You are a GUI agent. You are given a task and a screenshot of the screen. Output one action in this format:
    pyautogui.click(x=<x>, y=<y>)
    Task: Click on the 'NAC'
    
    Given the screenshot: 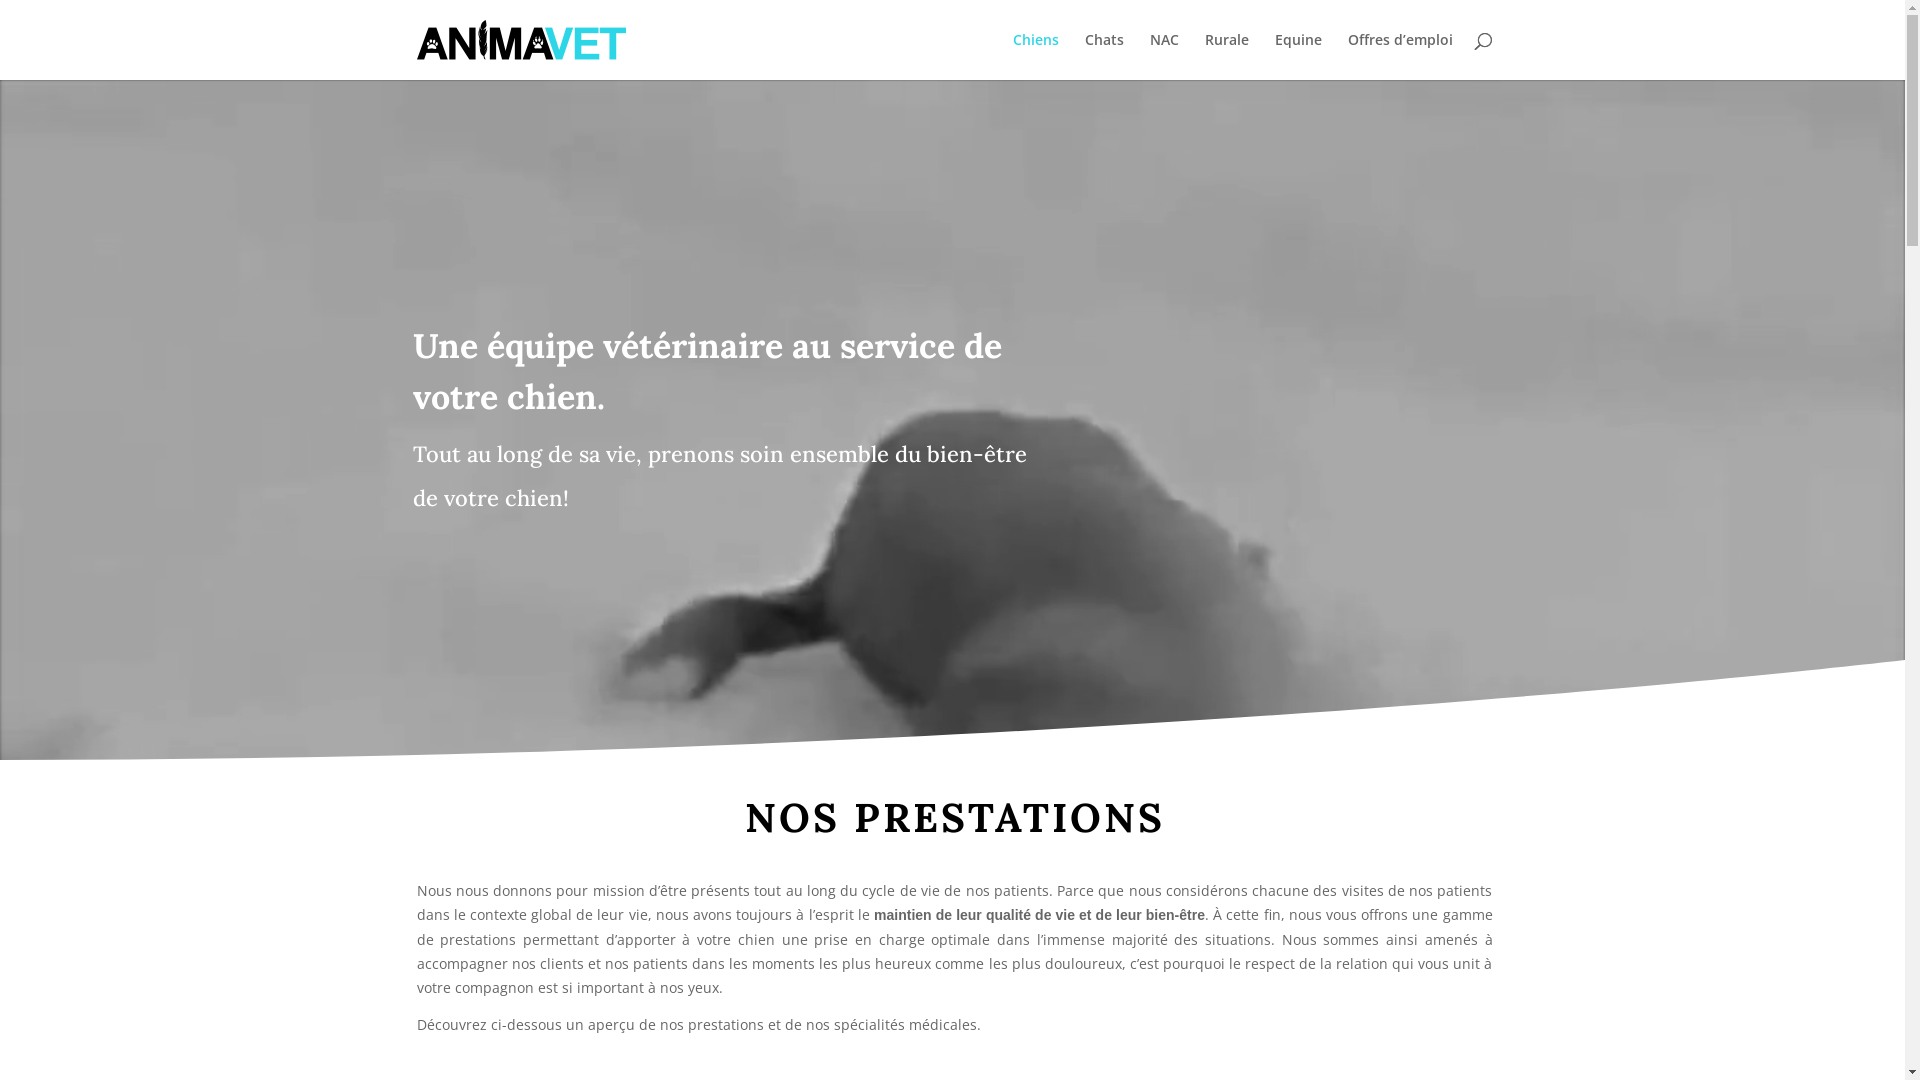 What is the action you would take?
    pyautogui.click(x=1150, y=55)
    